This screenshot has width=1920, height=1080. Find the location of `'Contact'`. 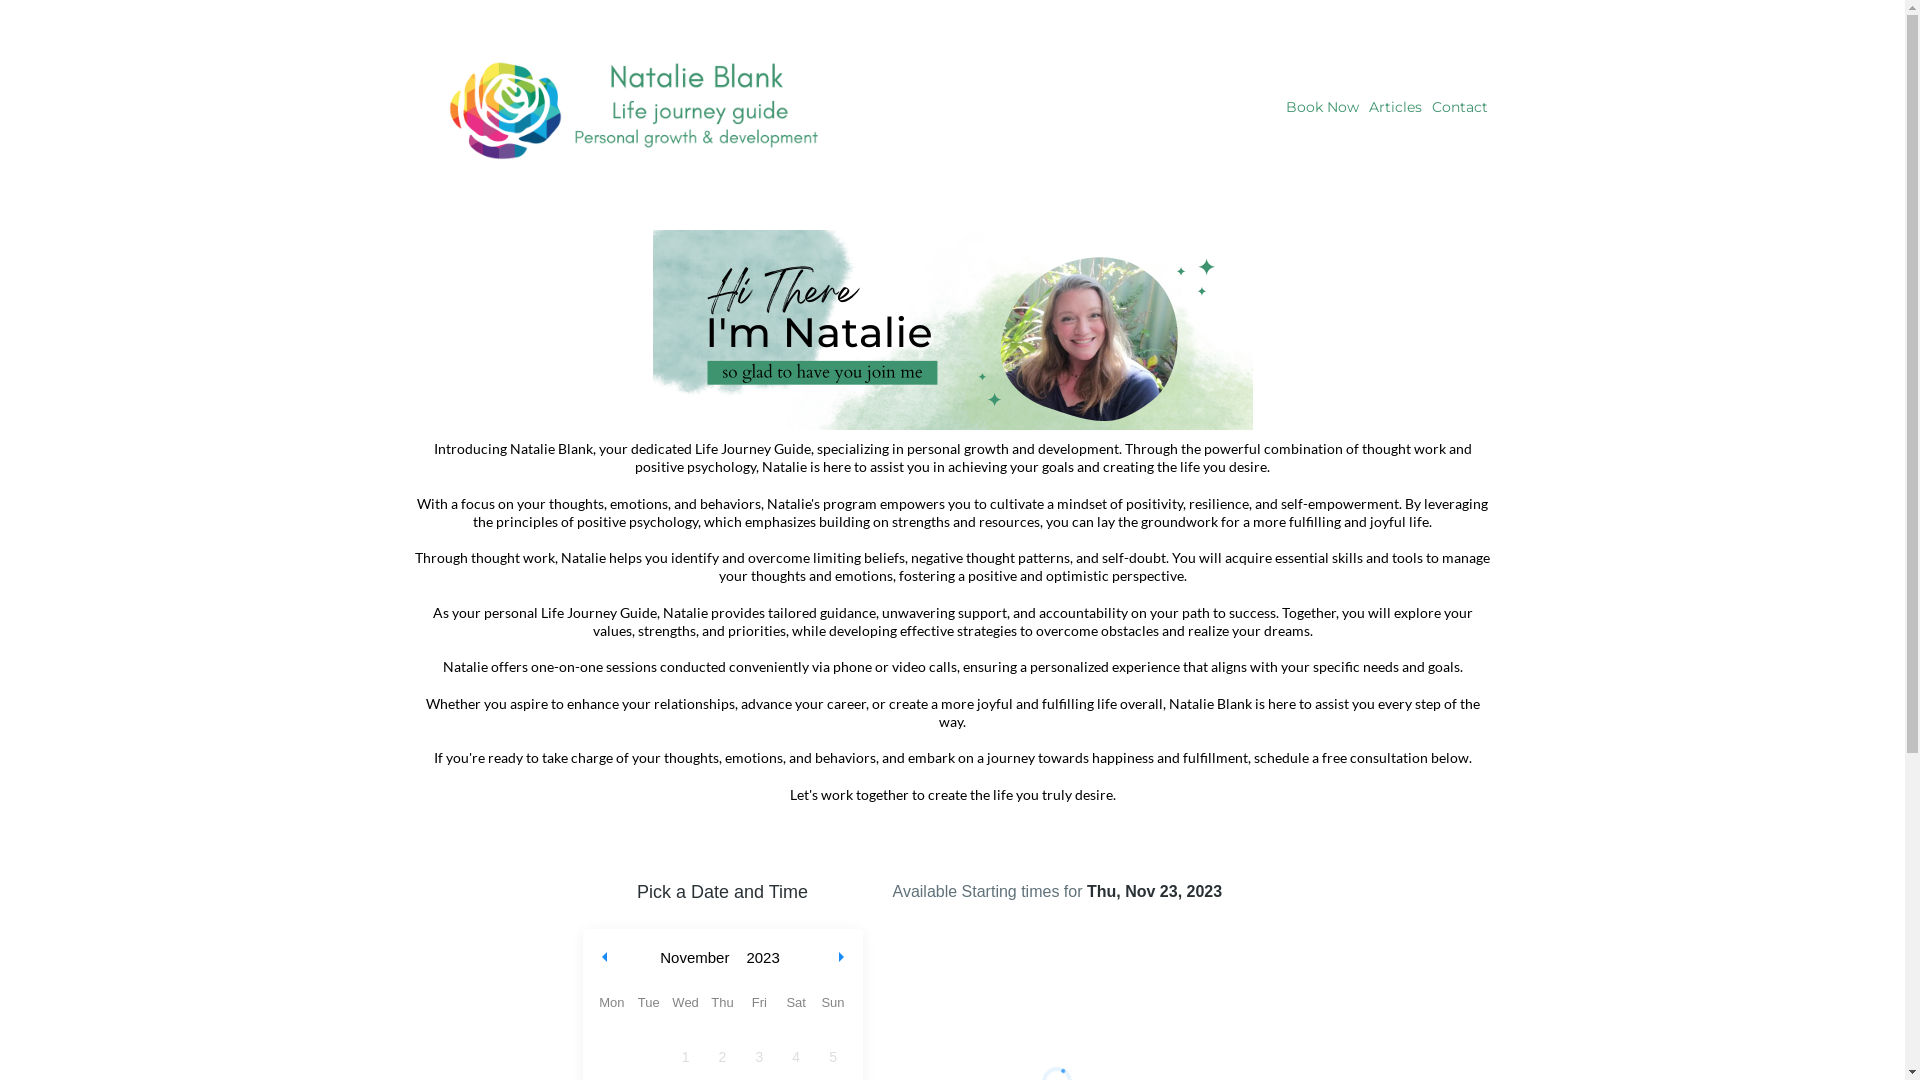

'Contact' is located at coordinates (1459, 107).